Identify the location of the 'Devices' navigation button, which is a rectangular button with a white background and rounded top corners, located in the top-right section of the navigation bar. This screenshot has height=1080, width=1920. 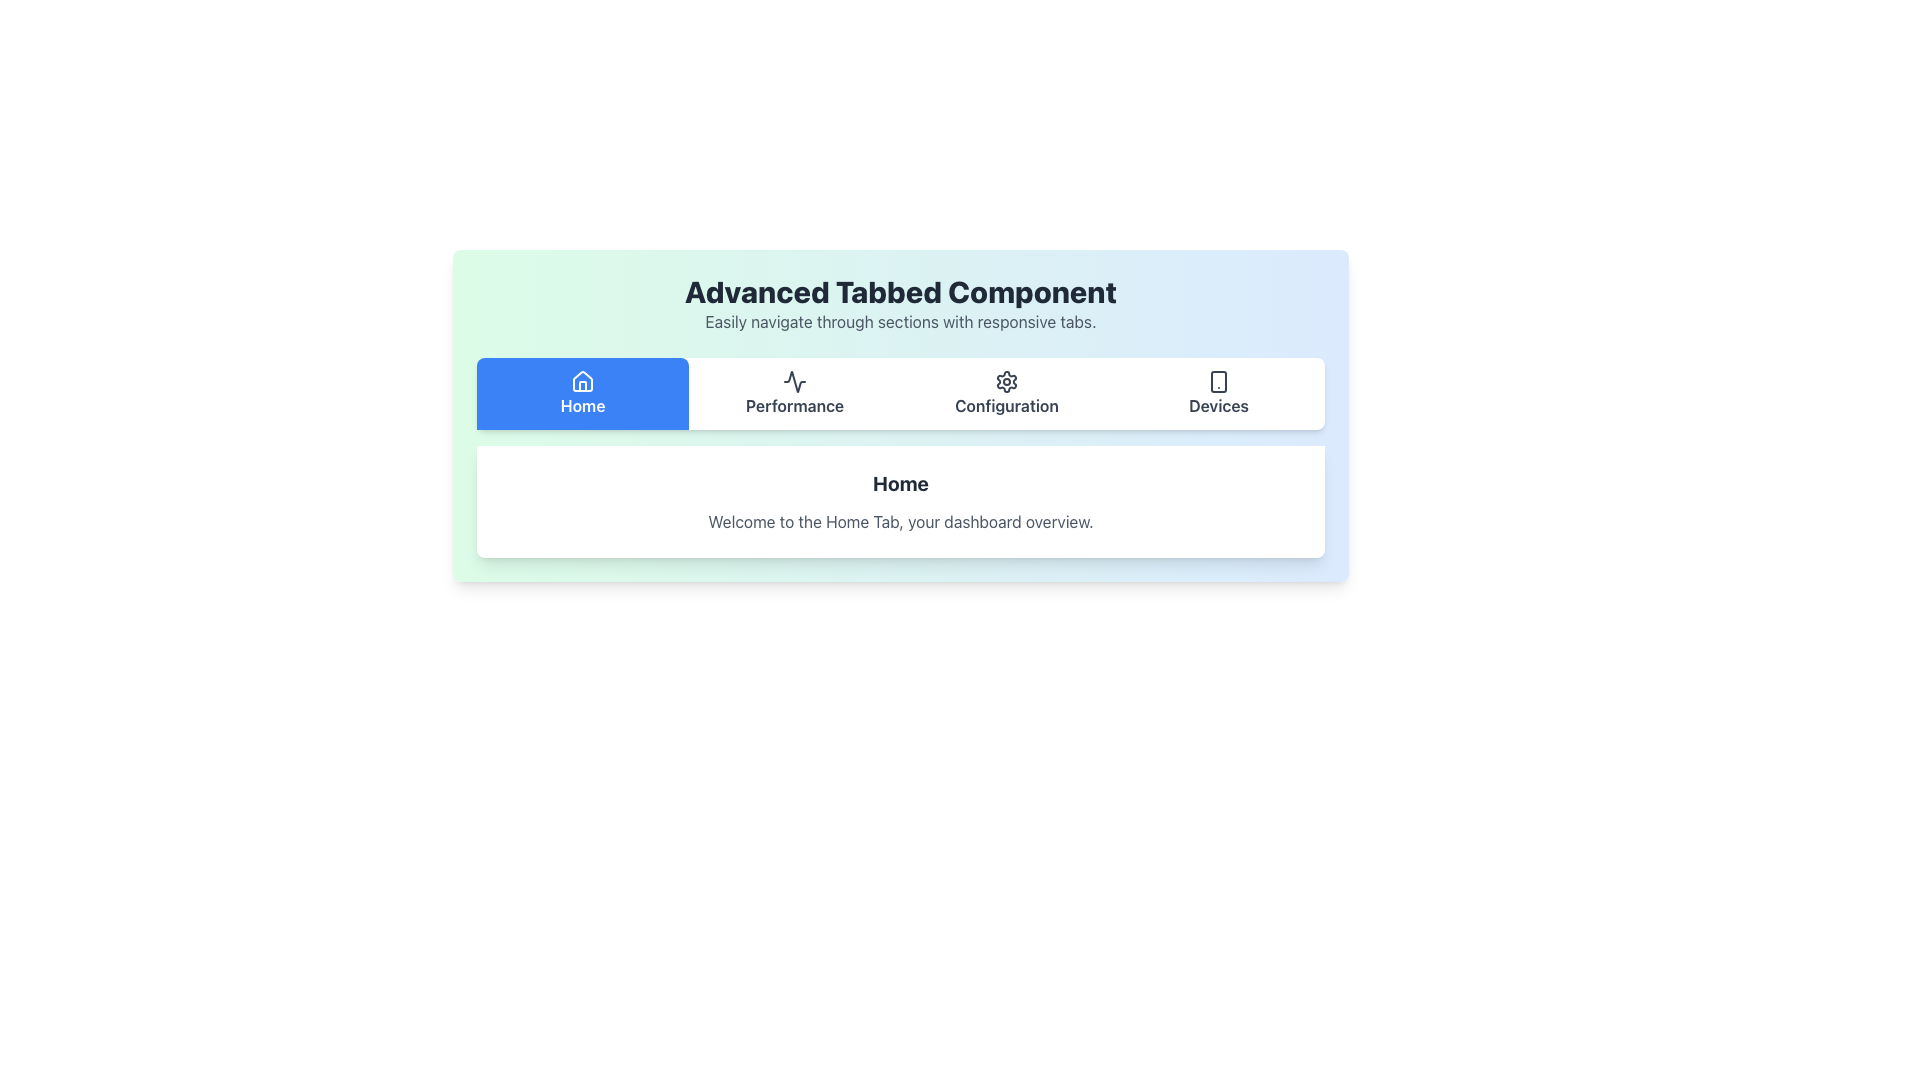
(1218, 393).